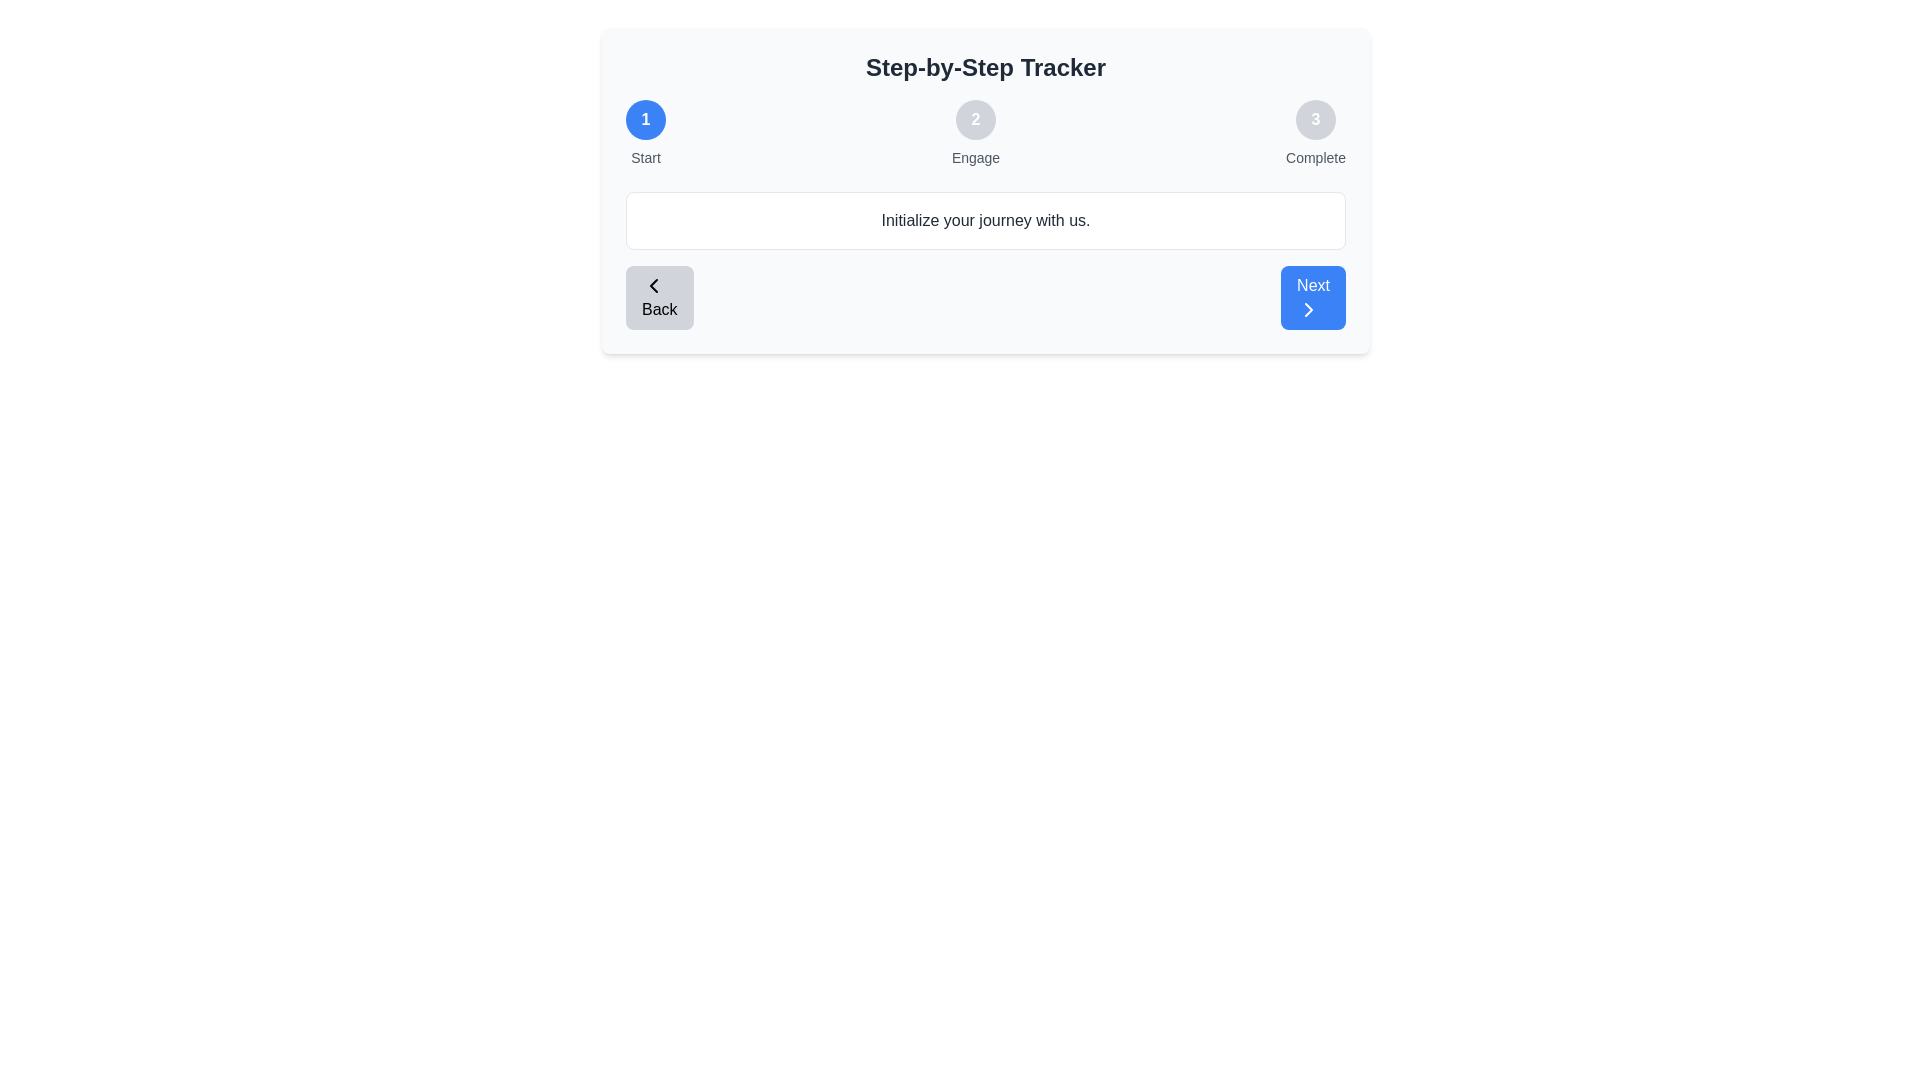 The image size is (1920, 1080). Describe the element at coordinates (653, 285) in the screenshot. I see `the leftward-pointing chevron icon within the 'Back' button located on the left side of the interface's bottom section` at that location.